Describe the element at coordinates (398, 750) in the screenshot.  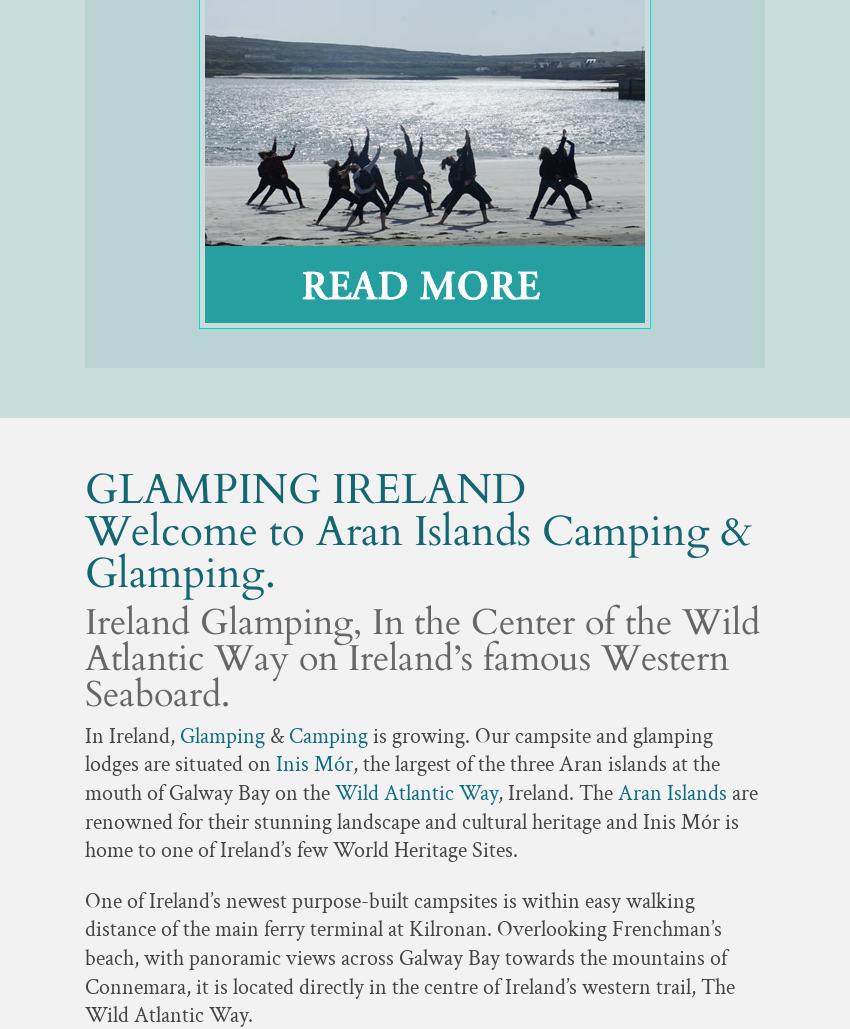
I see `'is growing. Our campsite and glamping lodges are situated on'` at that location.